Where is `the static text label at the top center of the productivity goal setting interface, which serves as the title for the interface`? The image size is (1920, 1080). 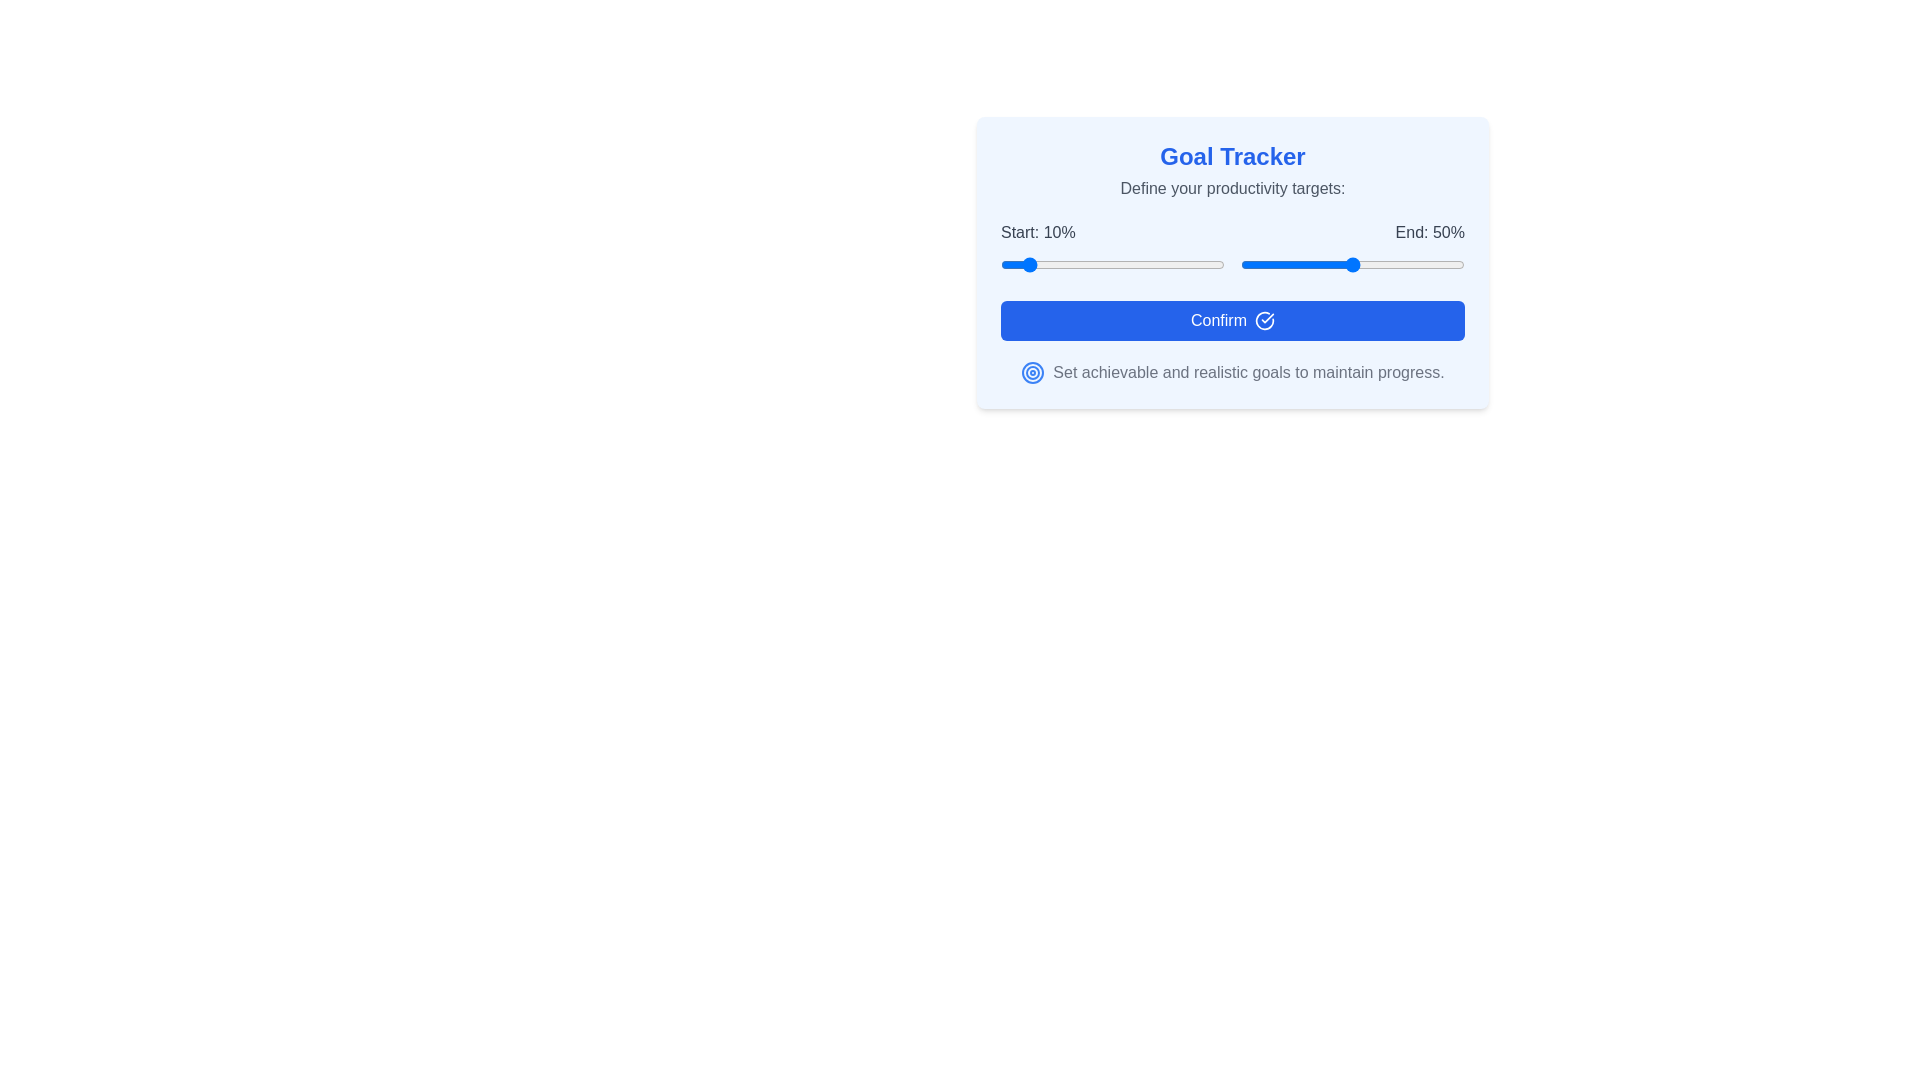
the static text label at the top center of the productivity goal setting interface, which serves as the title for the interface is located at coordinates (1232, 156).